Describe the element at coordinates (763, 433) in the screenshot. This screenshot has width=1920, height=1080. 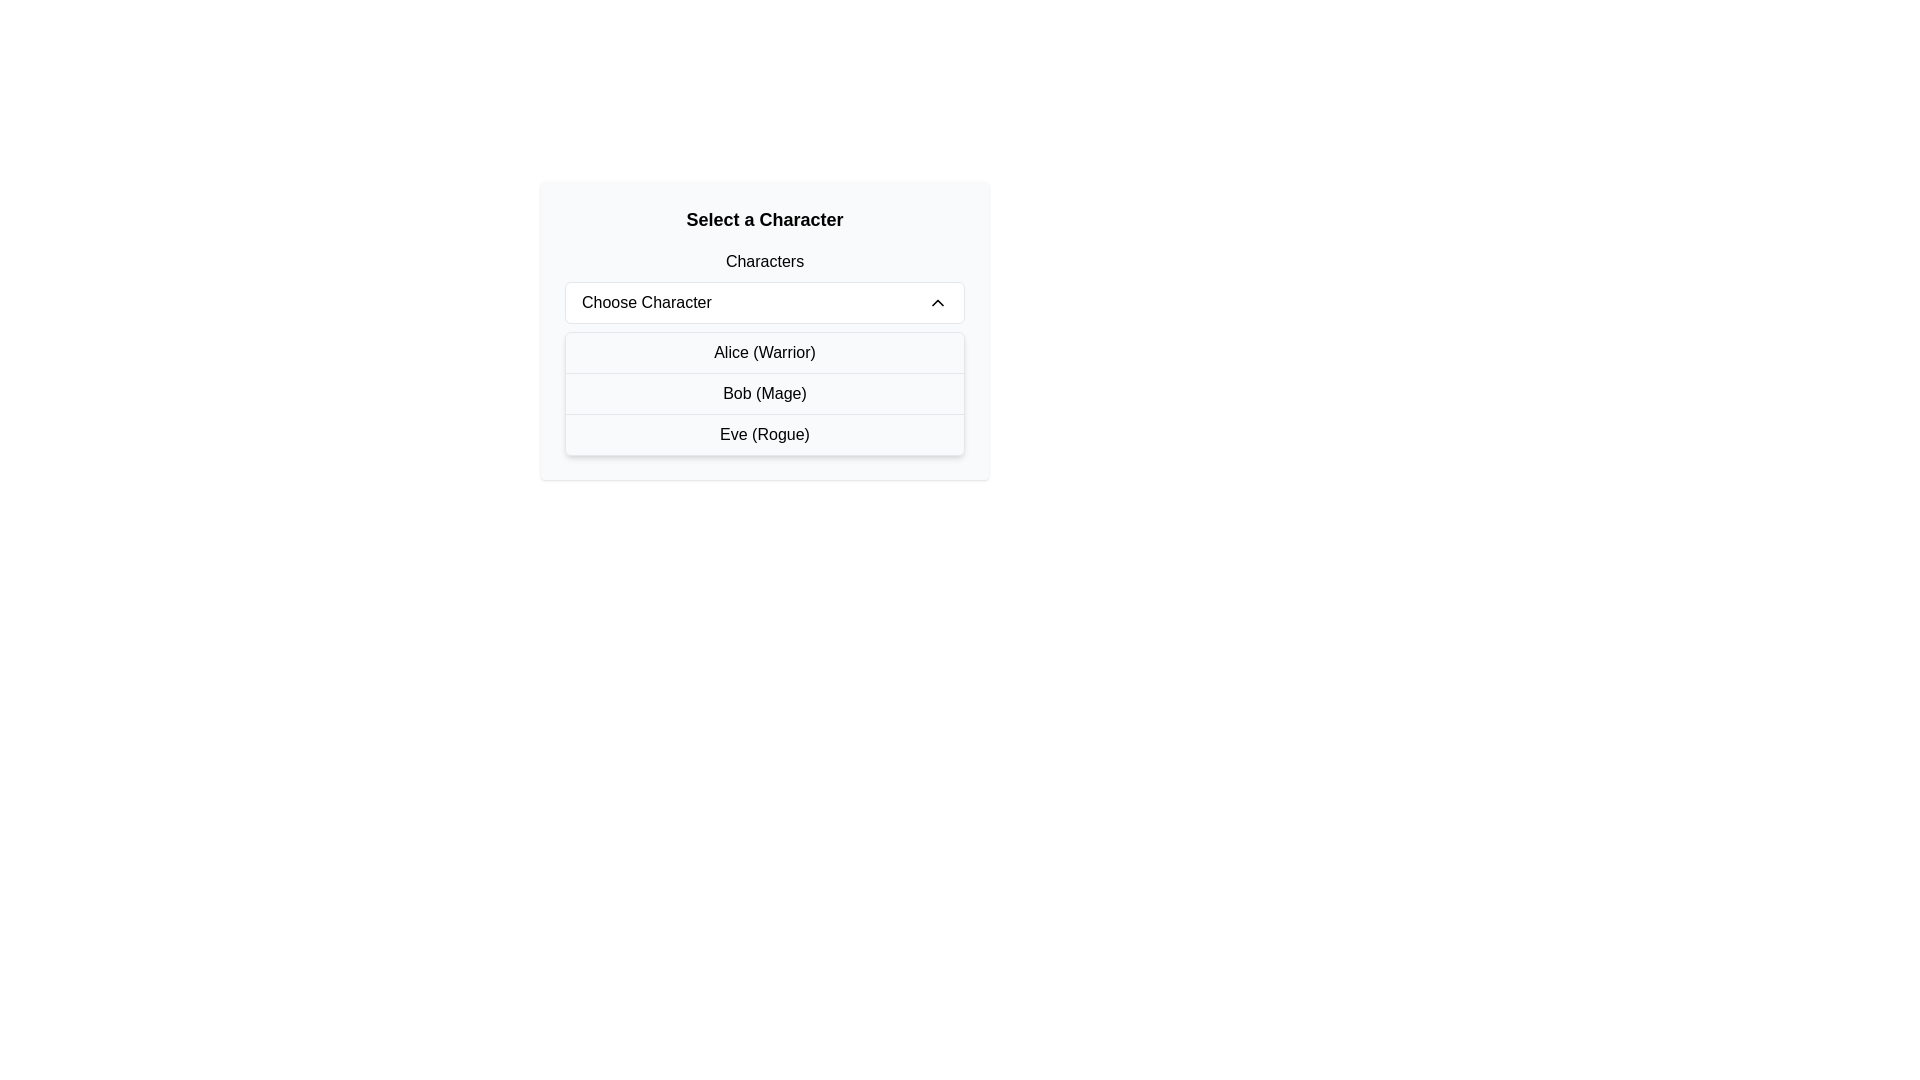
I see `the selectable list item labeled 'Eve (Rogue)', which is the last item in the dropdown list under 'Select a Character', to indicate selection` at that location.